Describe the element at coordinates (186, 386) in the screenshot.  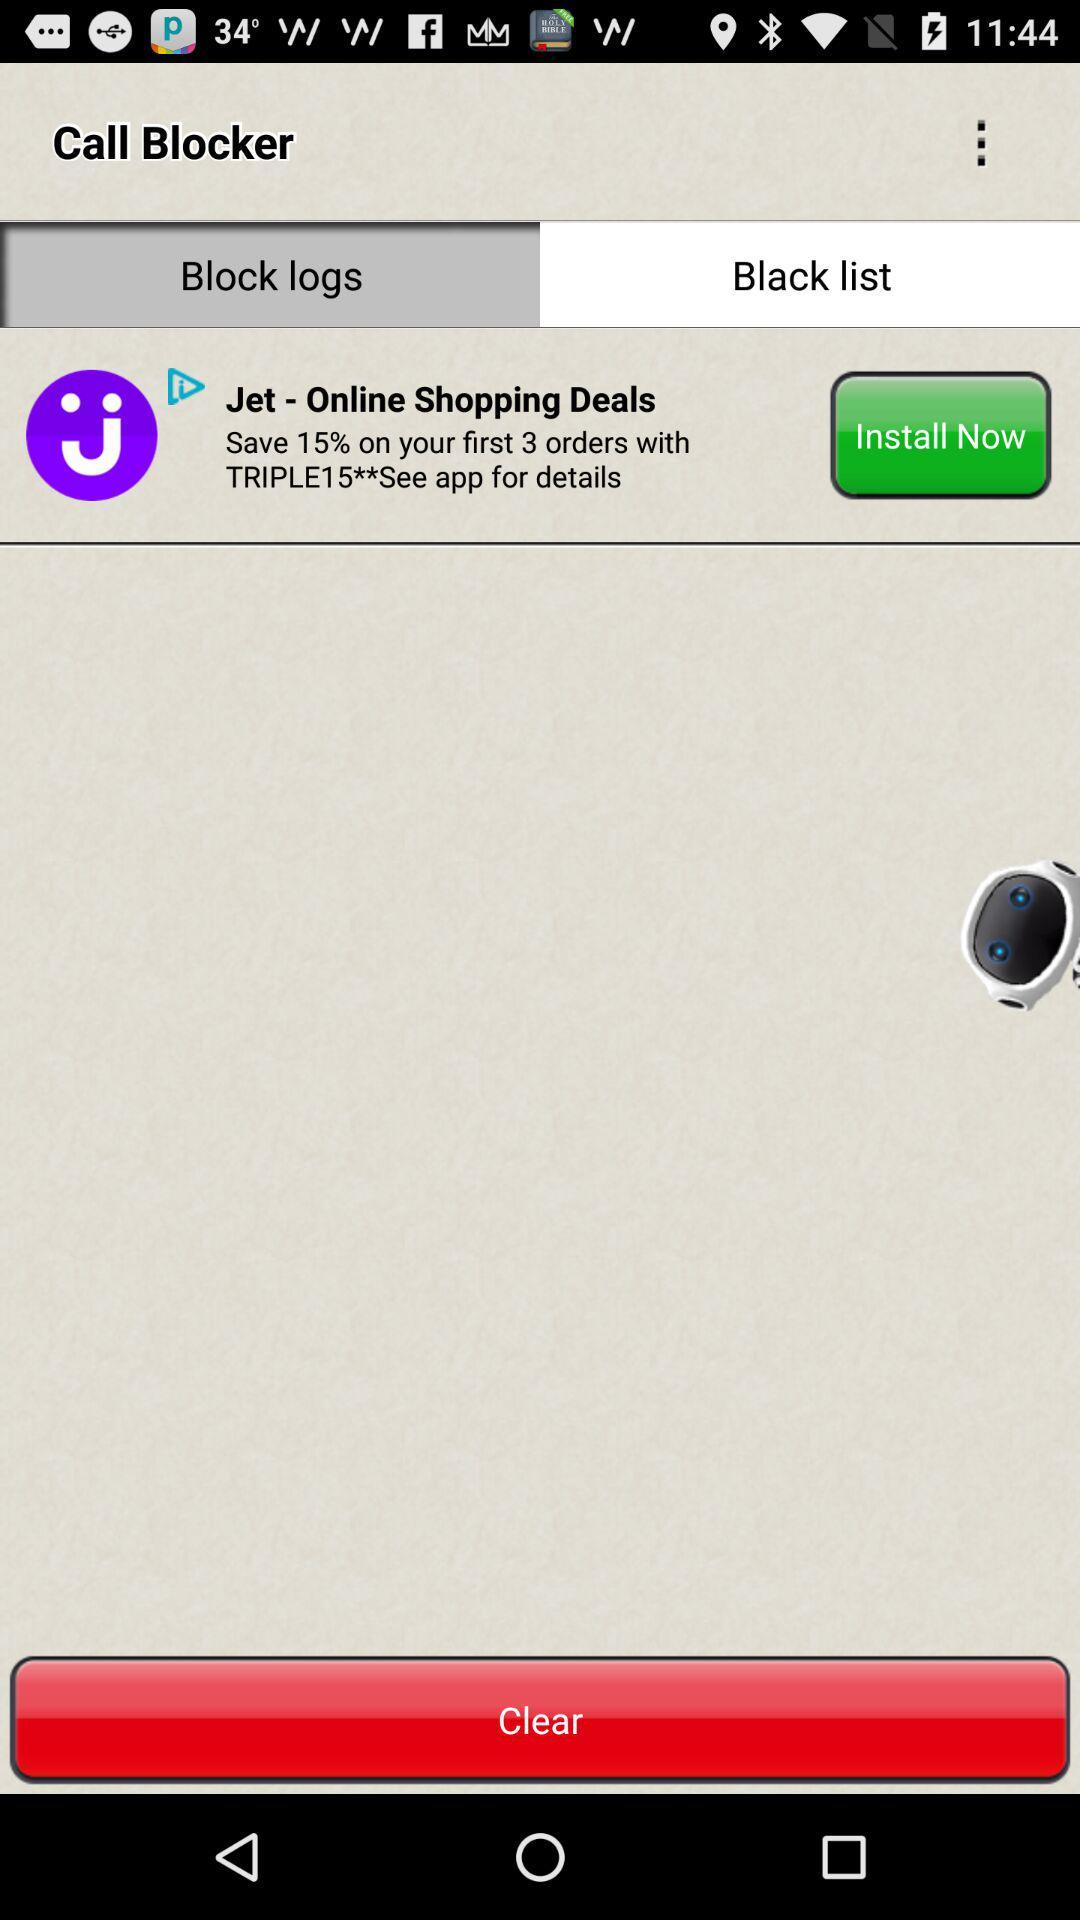
I see `the play button on the web page` at that location.